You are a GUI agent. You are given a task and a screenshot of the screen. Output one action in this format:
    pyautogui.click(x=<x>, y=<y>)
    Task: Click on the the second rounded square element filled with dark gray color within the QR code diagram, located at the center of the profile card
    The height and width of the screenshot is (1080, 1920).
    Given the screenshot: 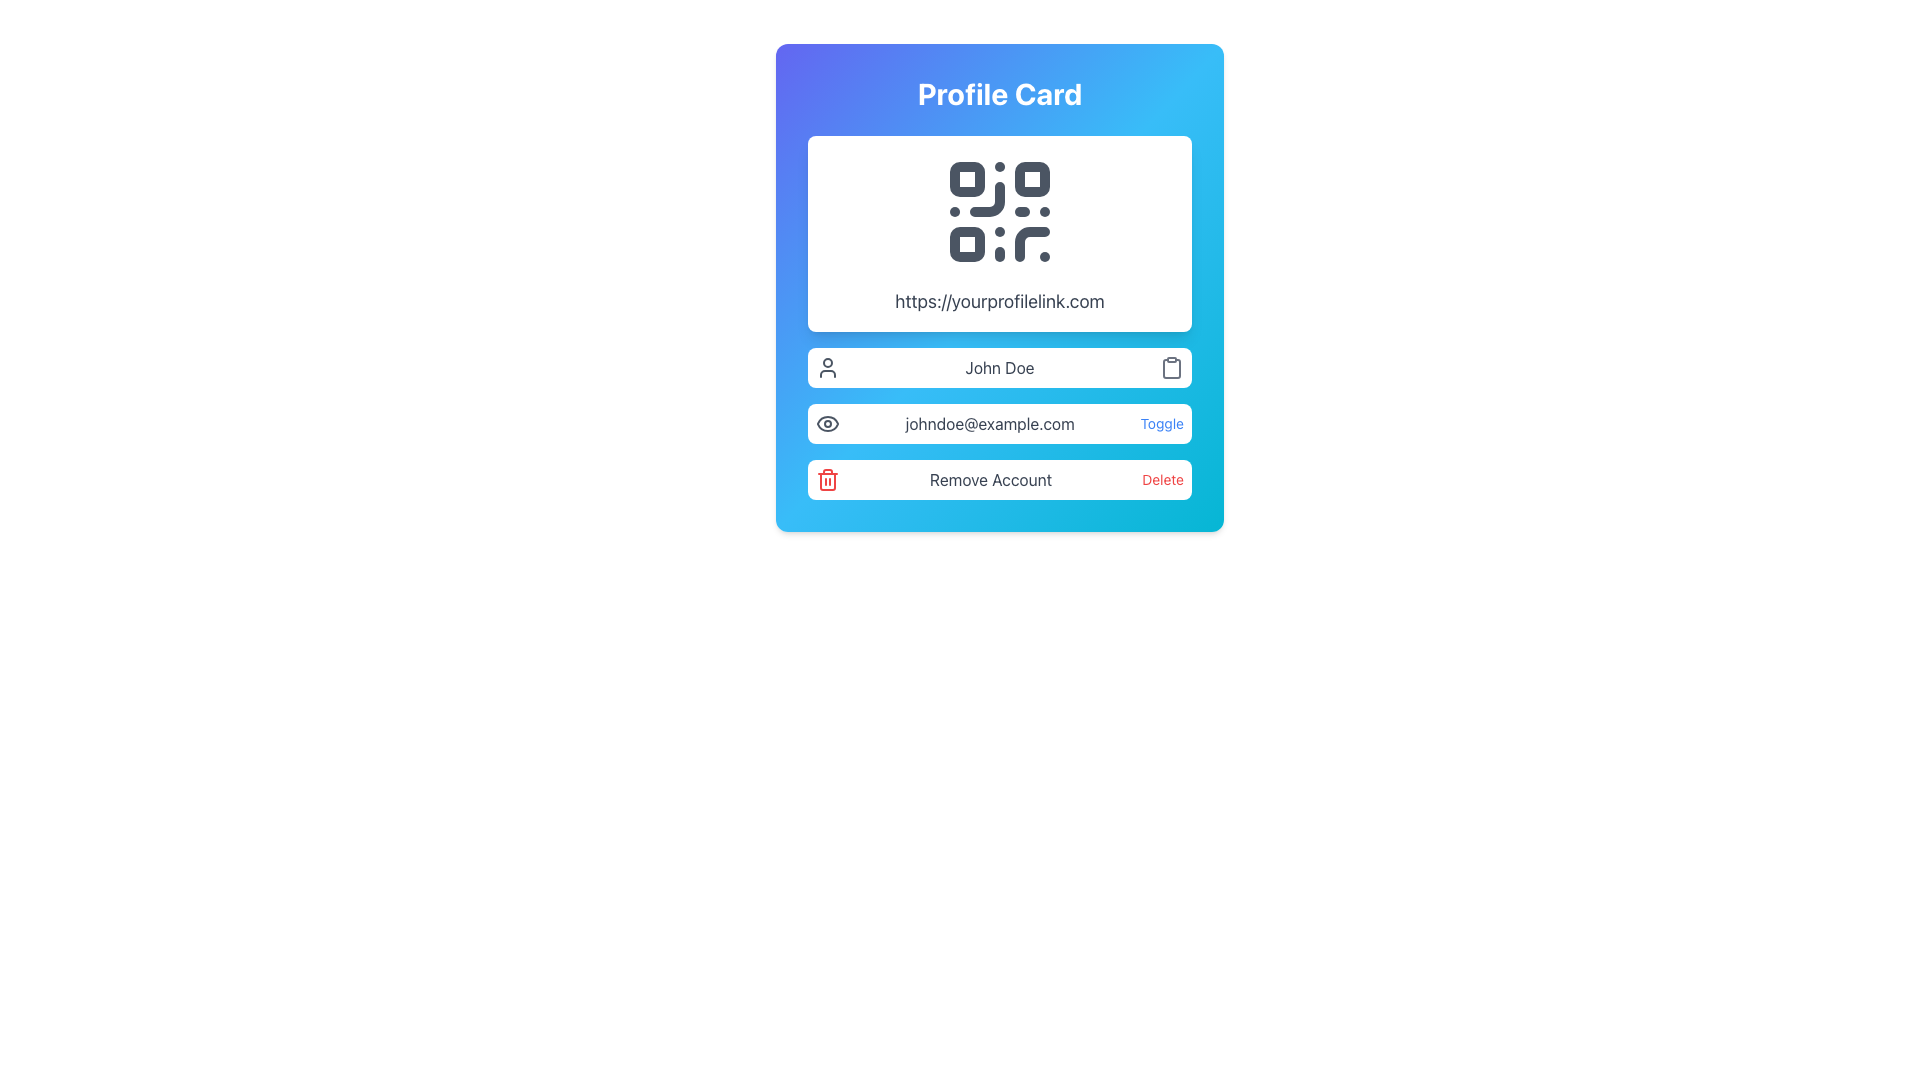 What is the action you would take?
    pyautogui.click(x=1032, y=178)
    